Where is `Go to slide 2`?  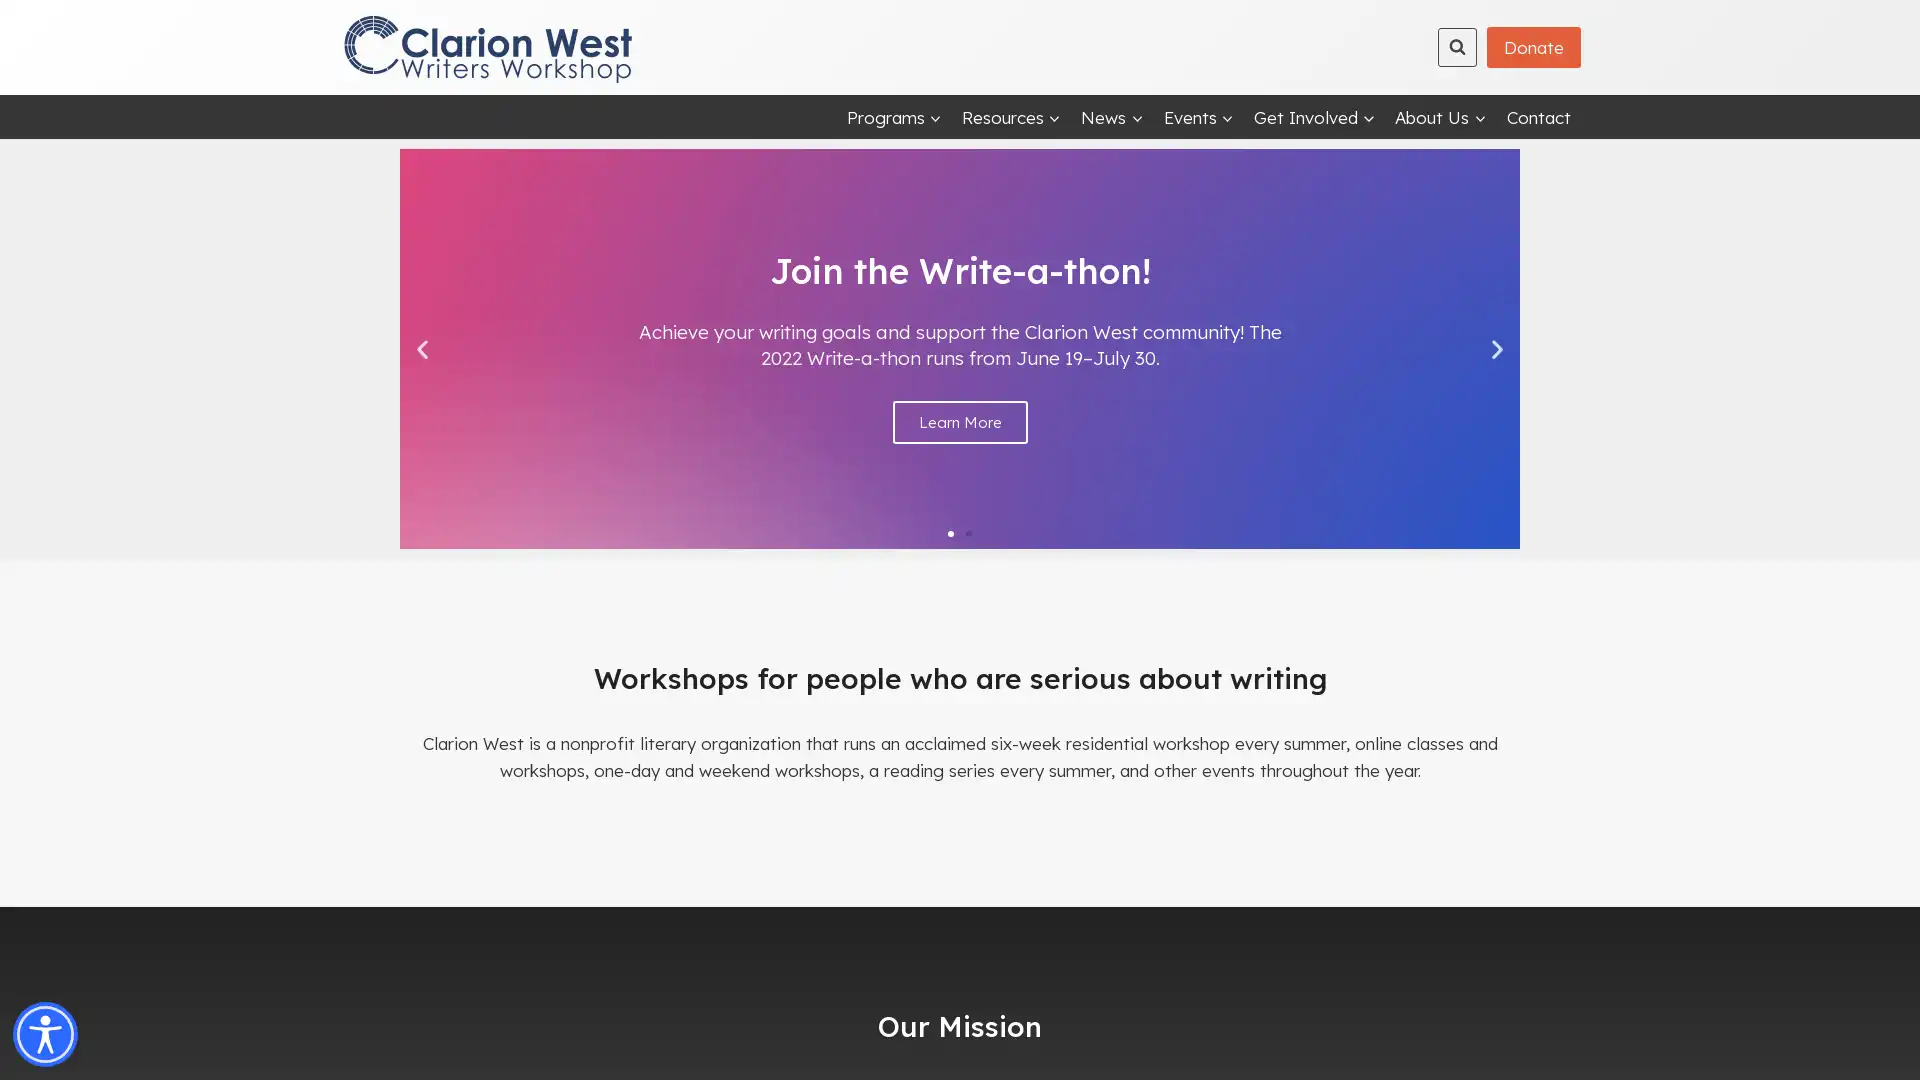
Go to slide 2 is located at coordinates (969, 531).